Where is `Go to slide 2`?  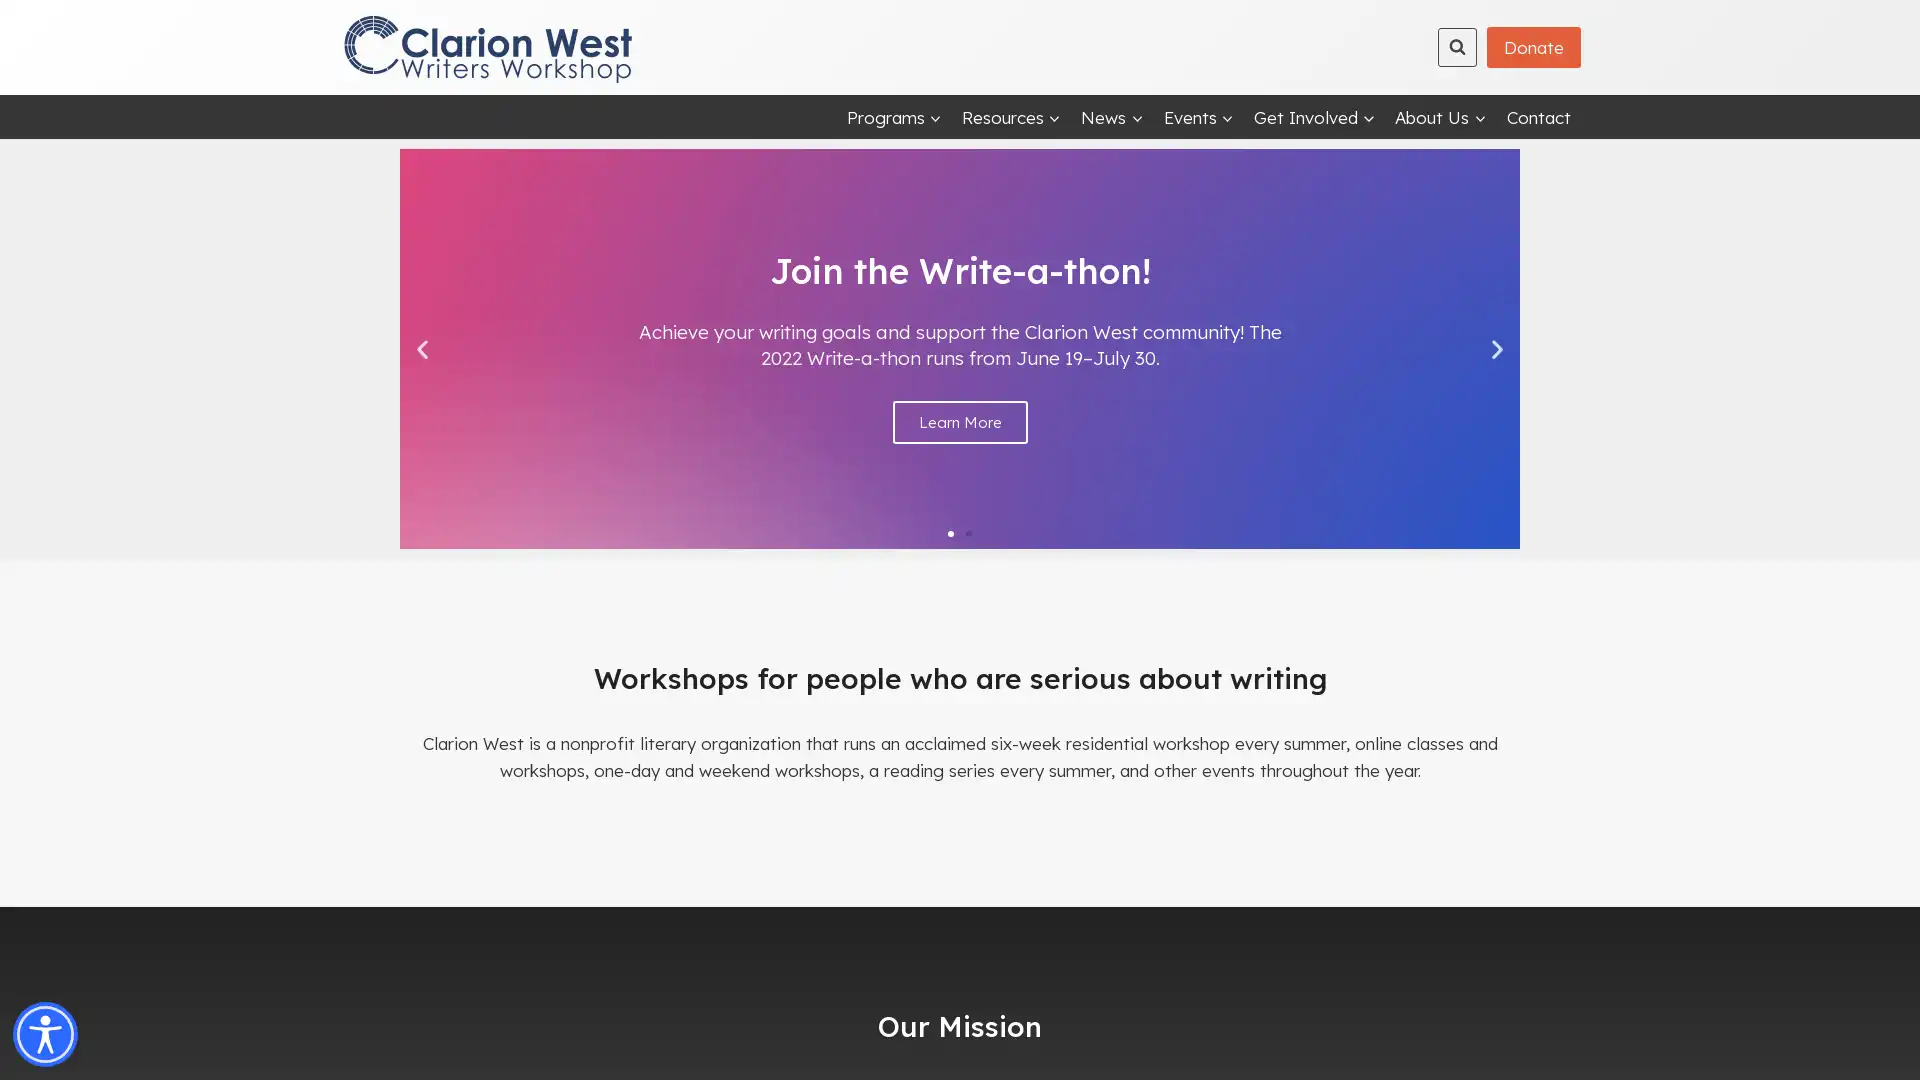
Go to slide 2 is located at coordinates (969, 531).